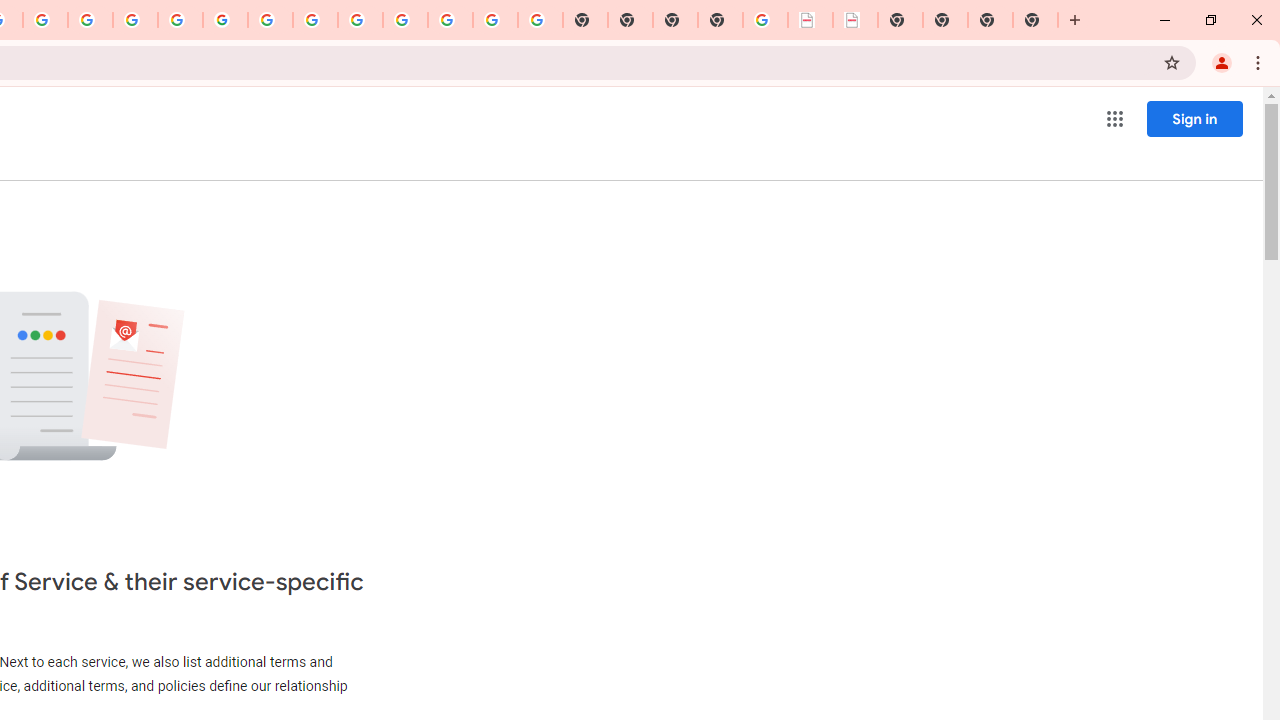 This screenshot has height=720, width=1280. Describe the element at coordinates (540, 20) in the screenshot. I see `'Google Images'` at that location.